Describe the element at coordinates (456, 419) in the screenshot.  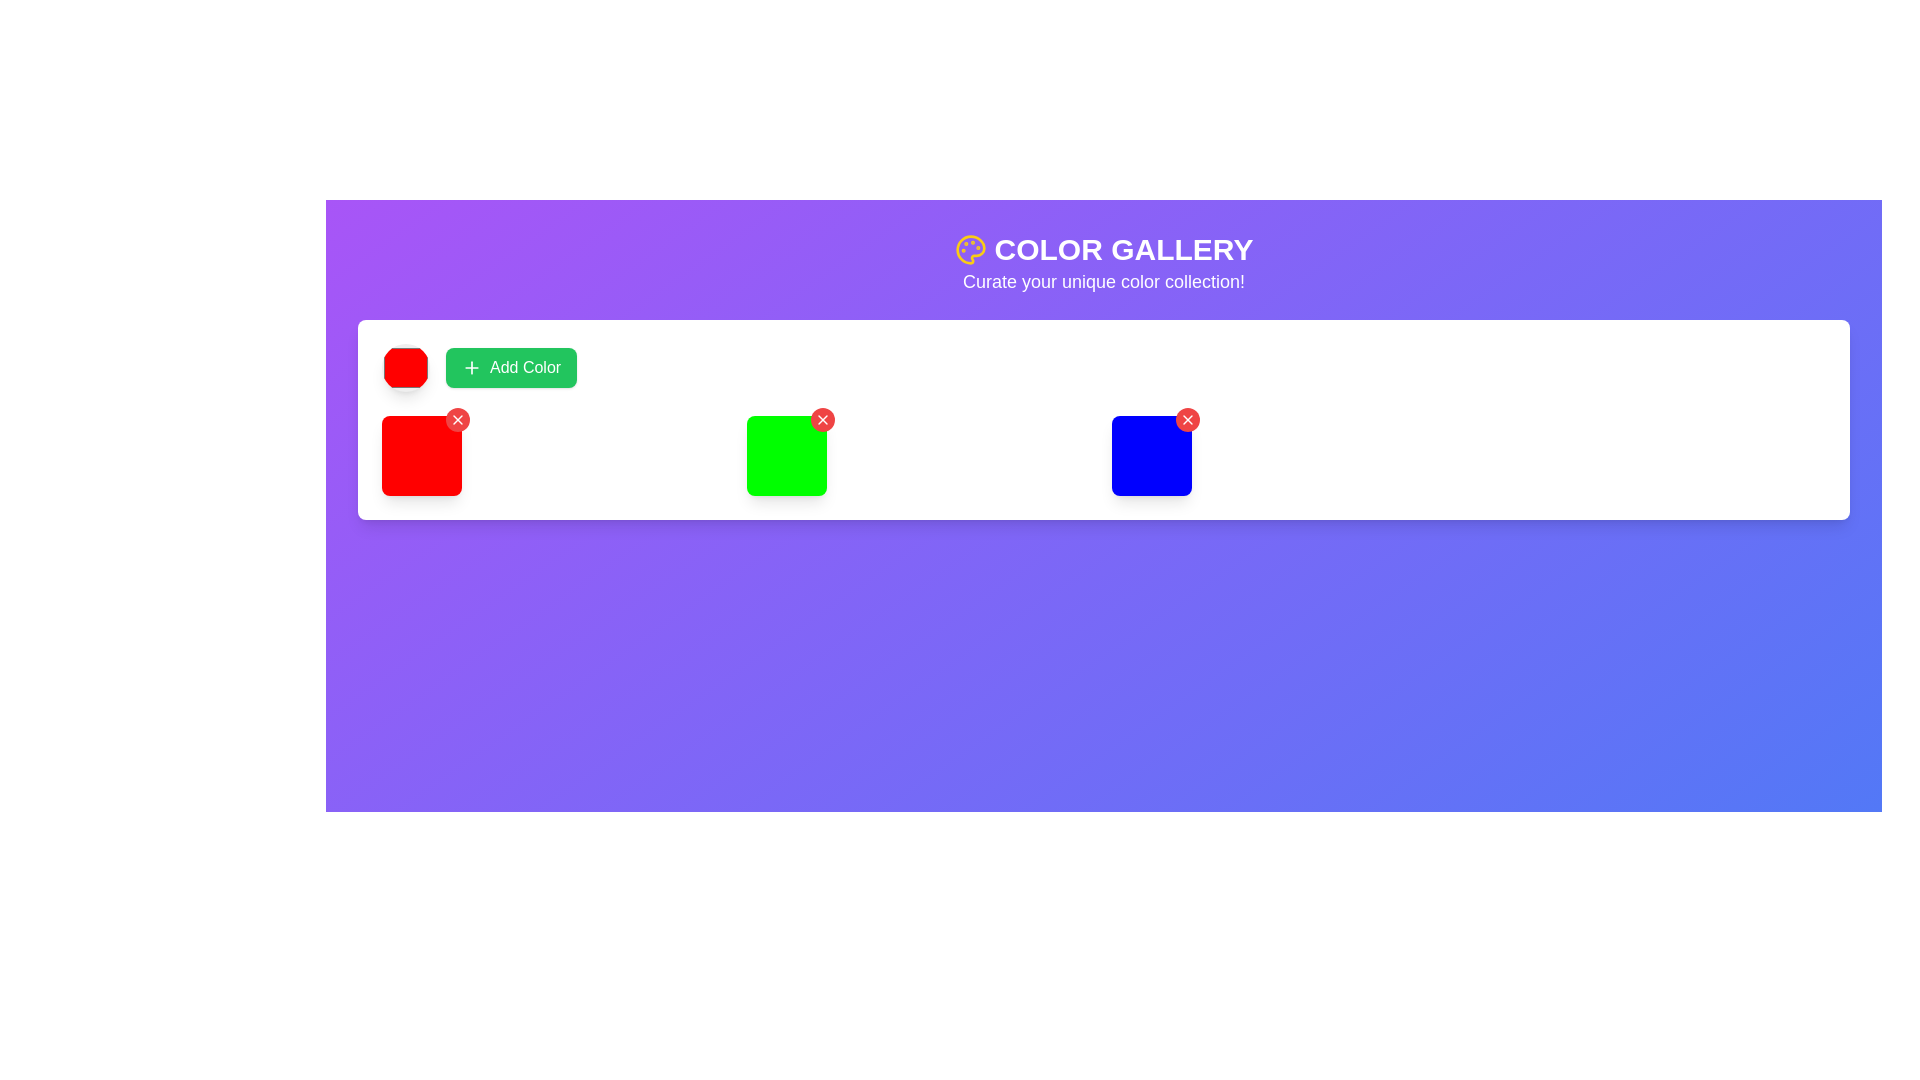
I see `the 'X' icon button located at the top-right corner of the circular red badge` at that location.